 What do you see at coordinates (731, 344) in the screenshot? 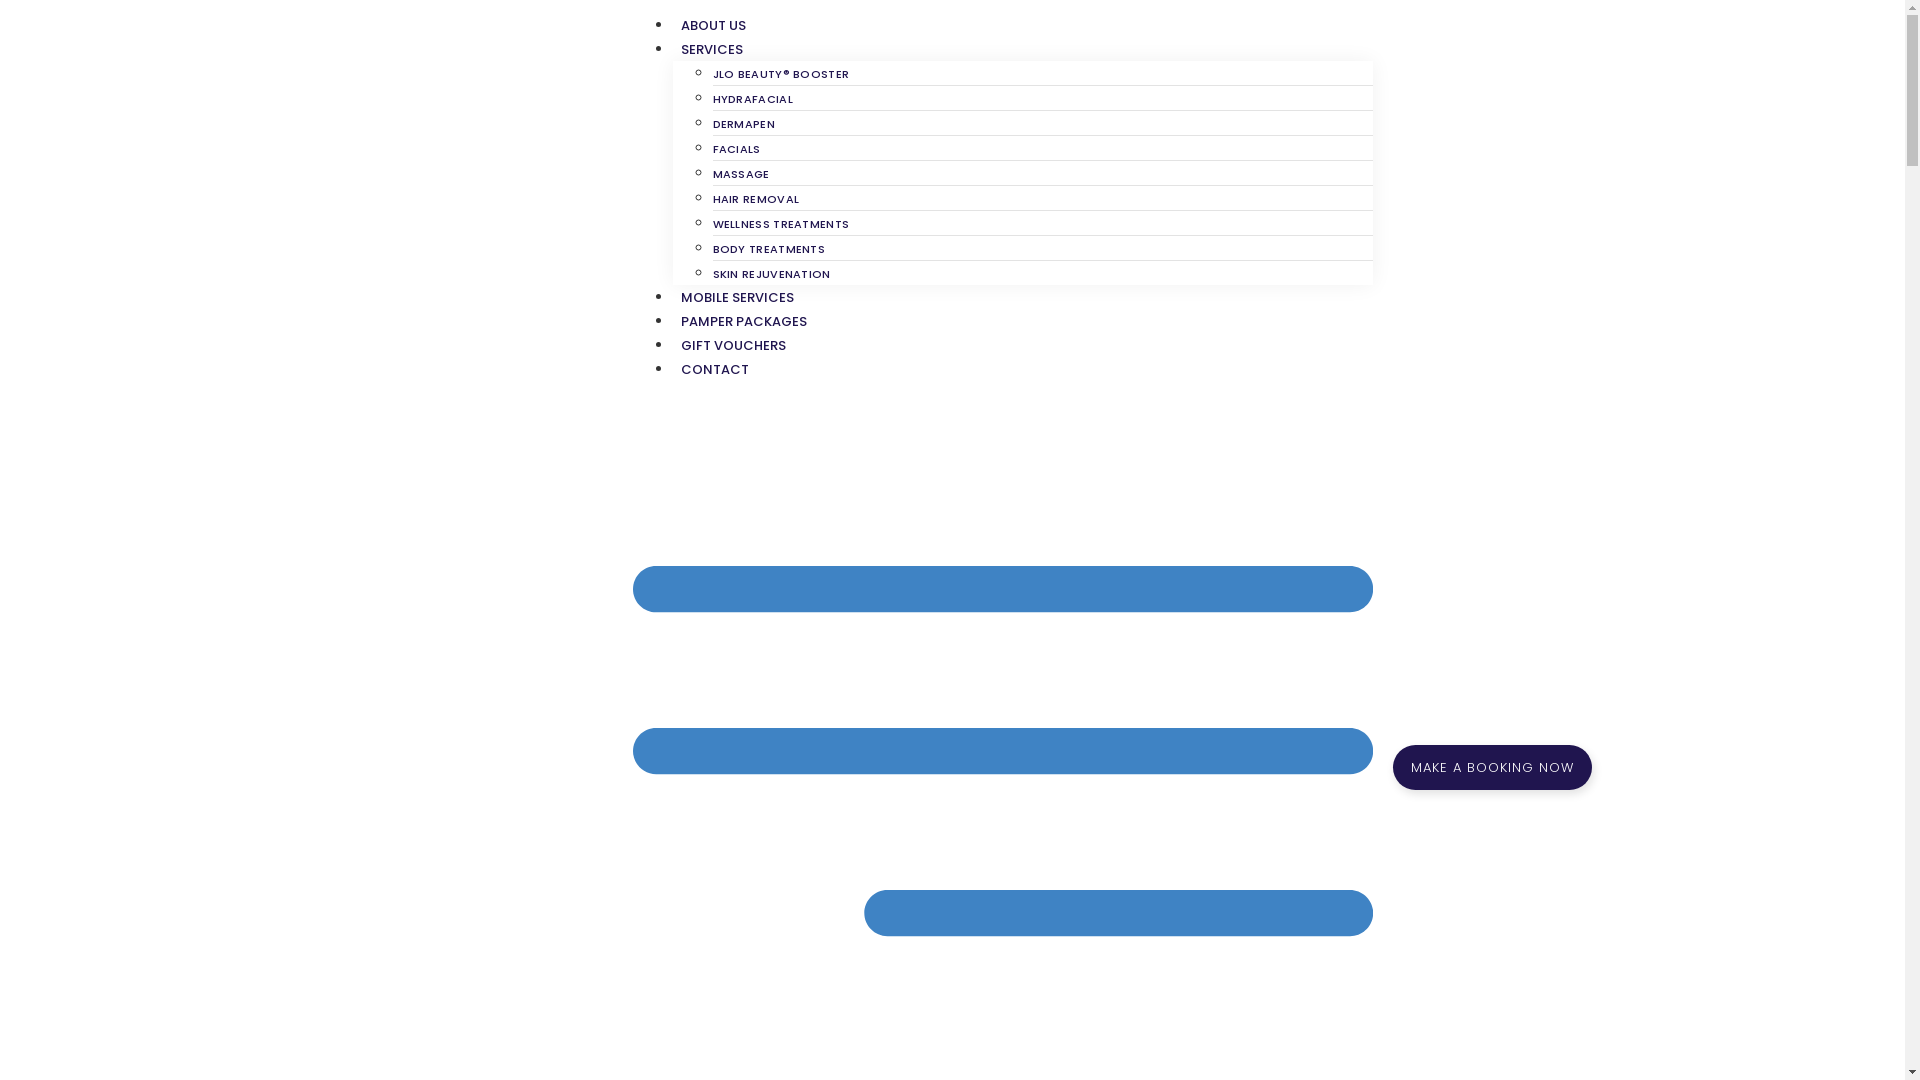
I see `'GIFT VOUCHERS'` at bounding box center [731, 344].